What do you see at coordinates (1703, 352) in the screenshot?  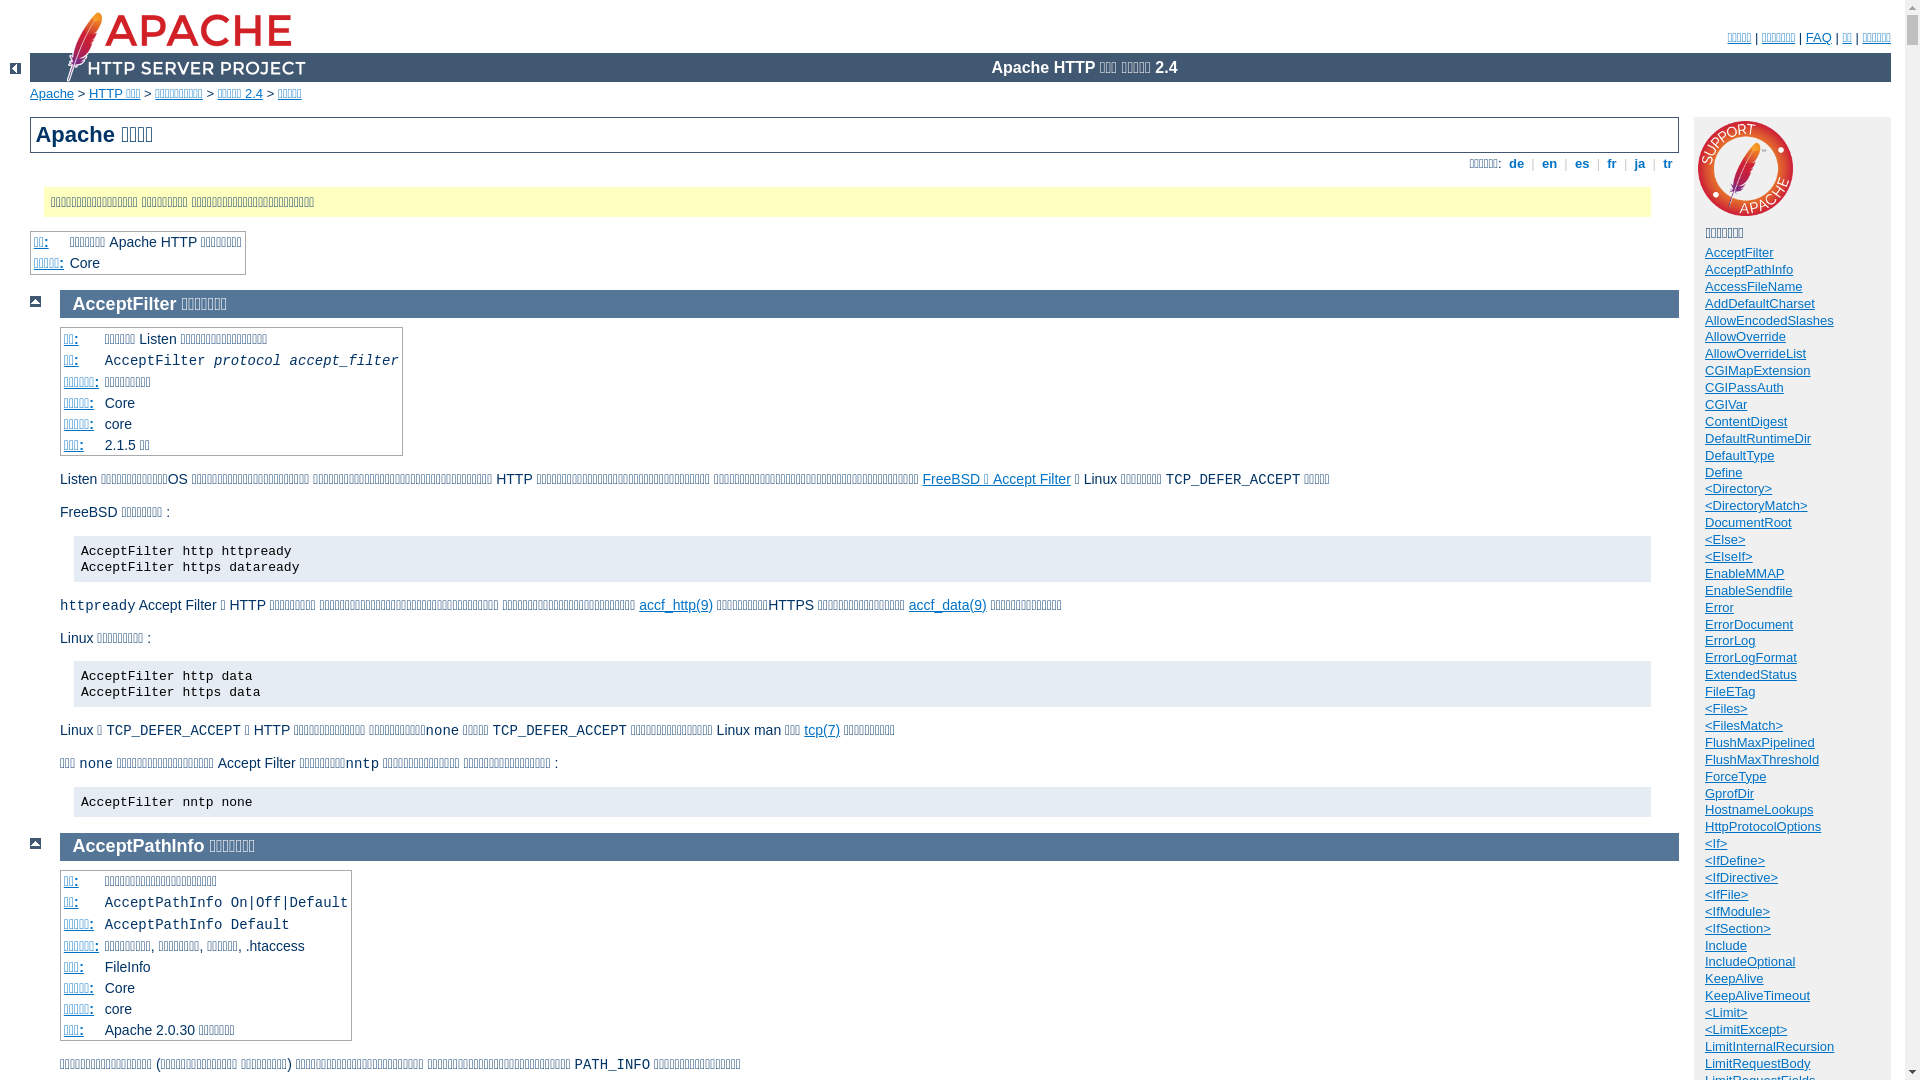 I see `'AllowOverrideList'` at bounding box center [1703, 352].